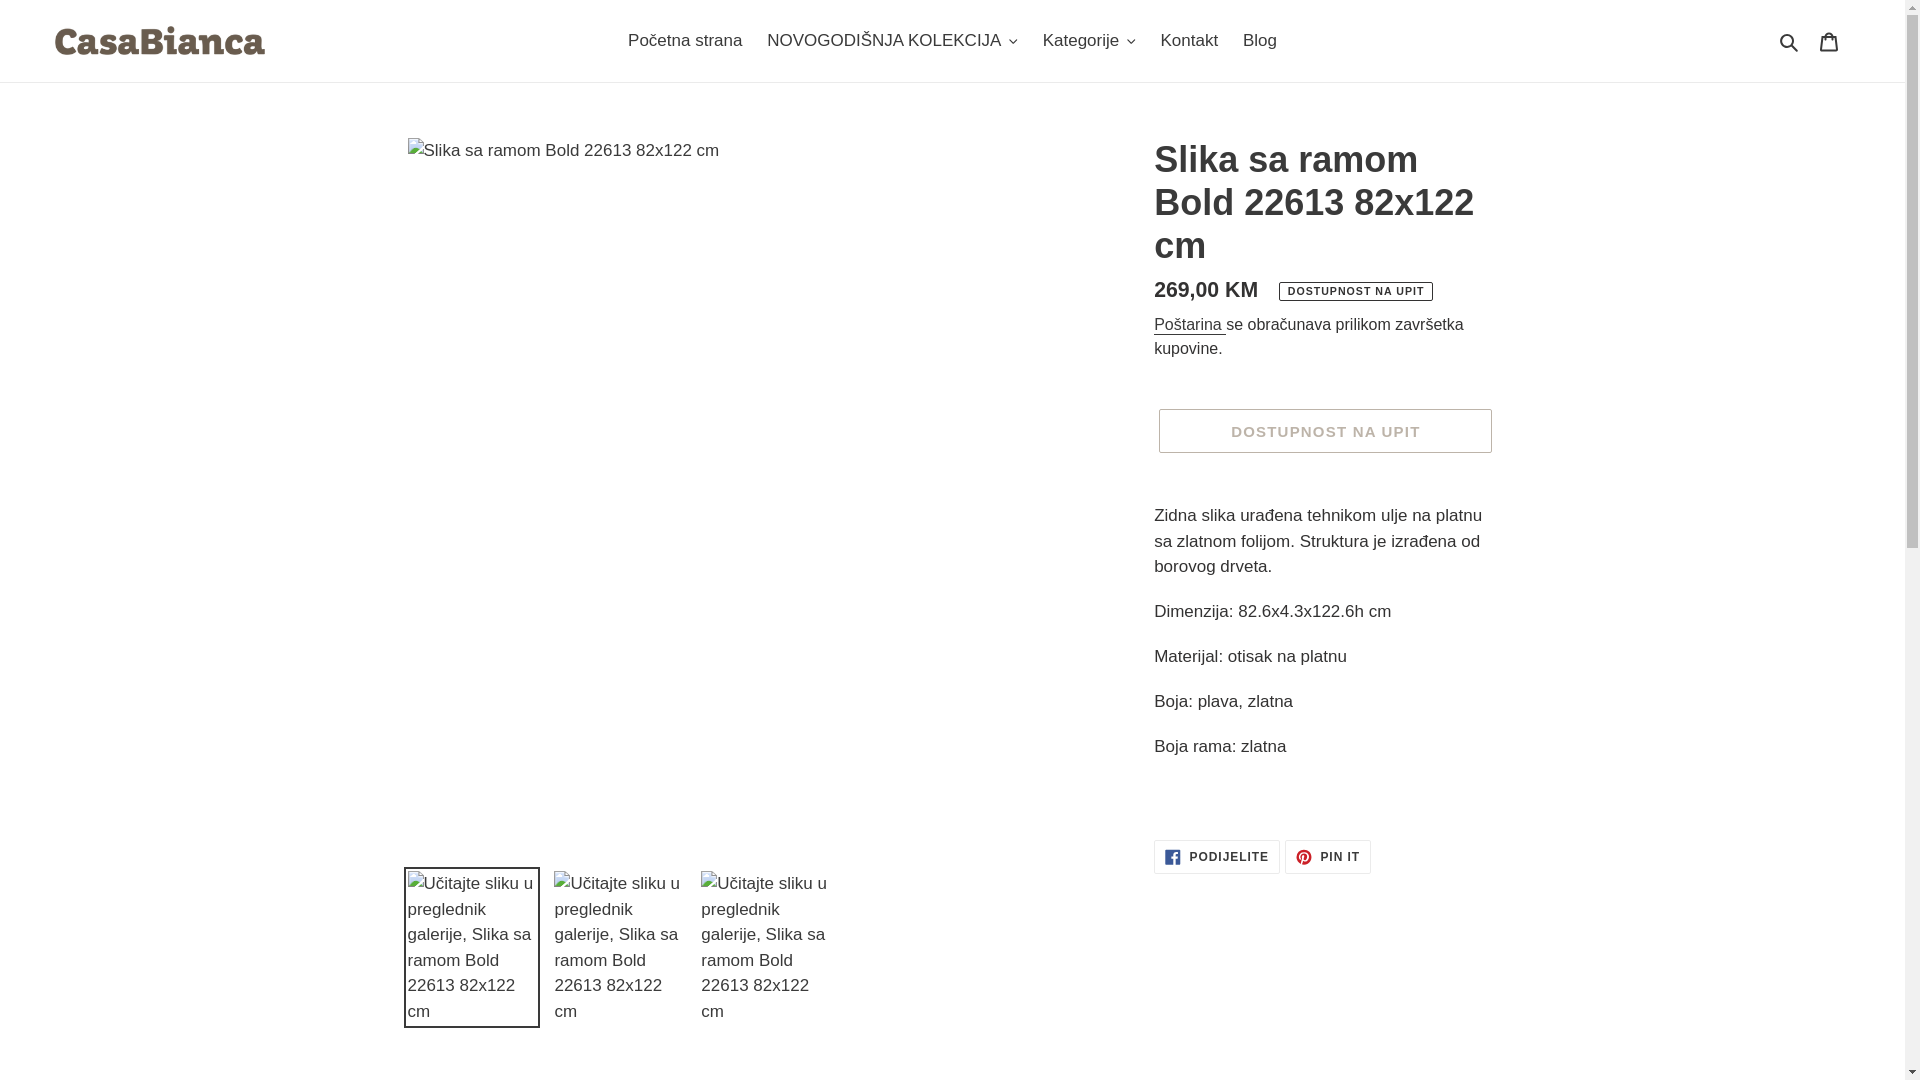 The width and height of the screenshot is (1920, 1080). I want to click on 'Kategorije', so click(1088, 41).